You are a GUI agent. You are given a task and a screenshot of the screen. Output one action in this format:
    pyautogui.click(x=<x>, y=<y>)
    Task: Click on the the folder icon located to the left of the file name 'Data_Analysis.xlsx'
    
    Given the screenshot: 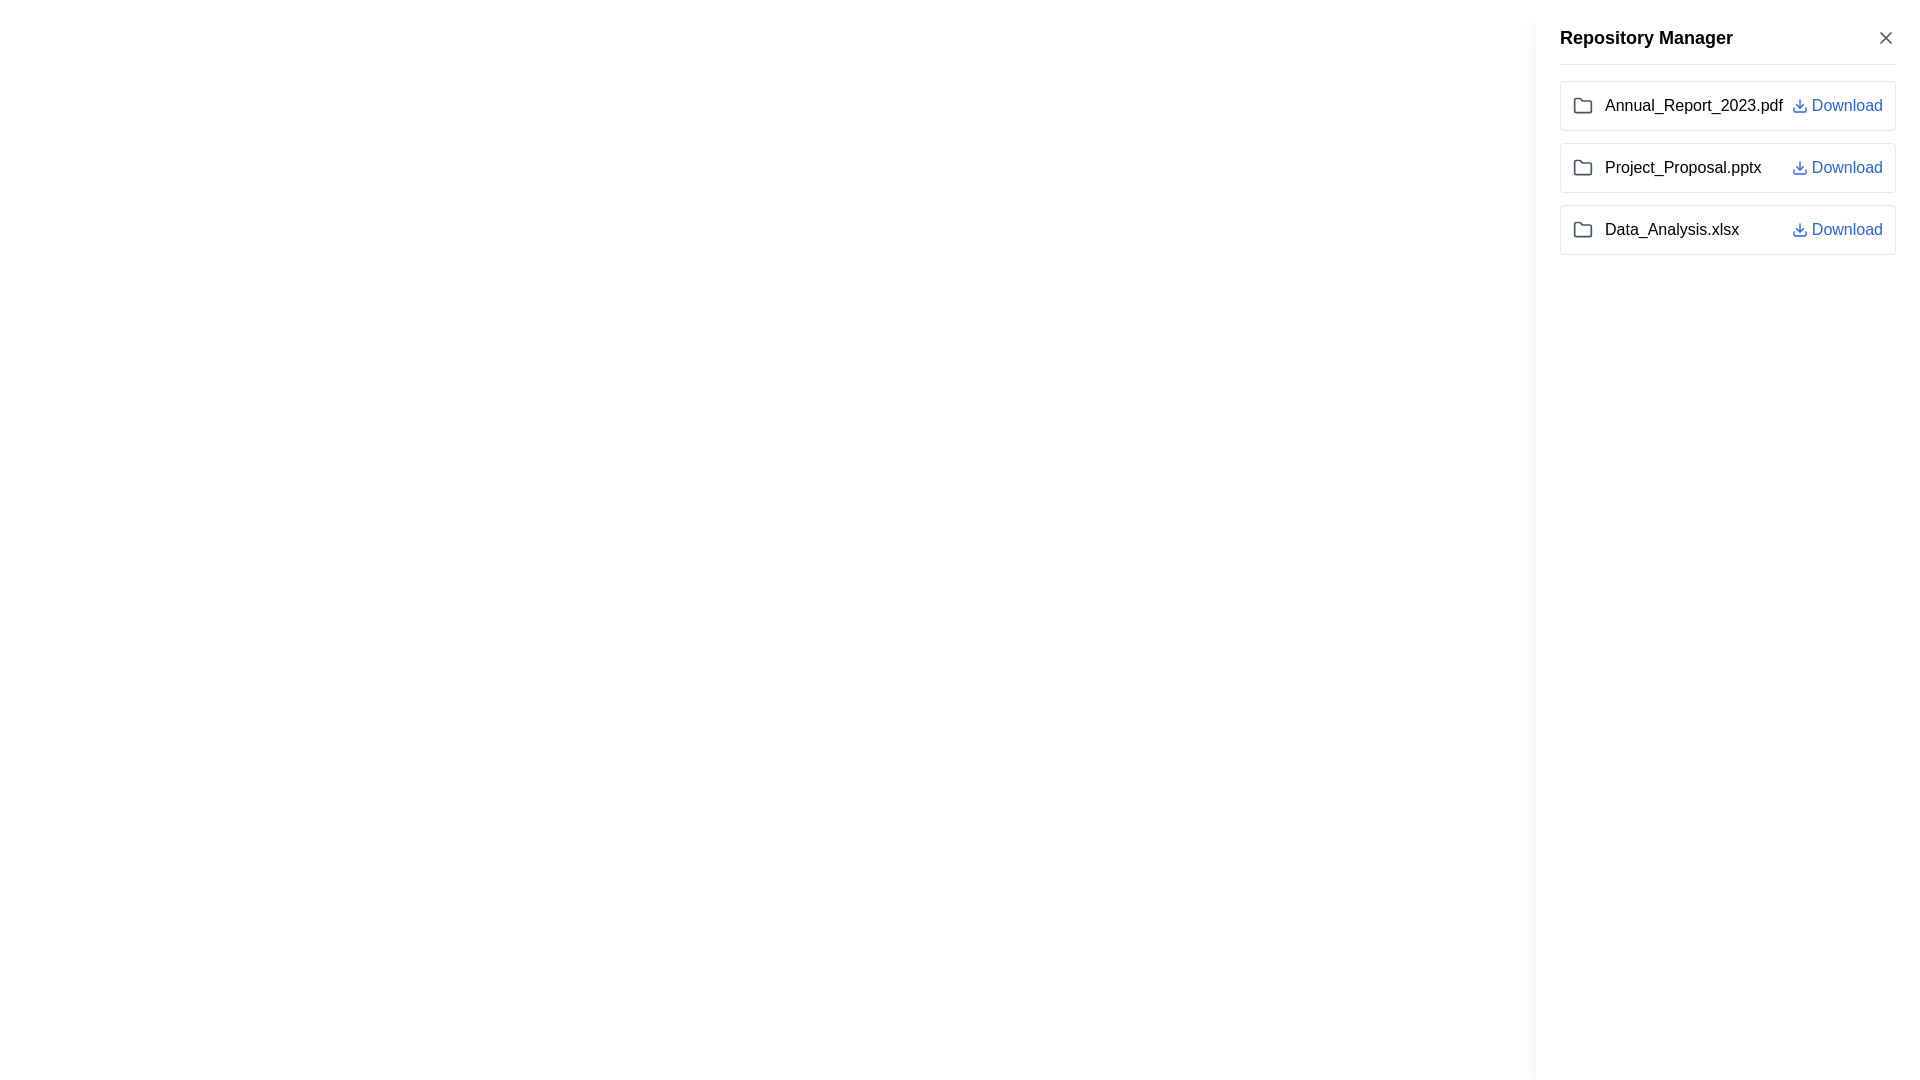 What is the action you would take?
    pyautogui.click(x=1582, y=229)
    